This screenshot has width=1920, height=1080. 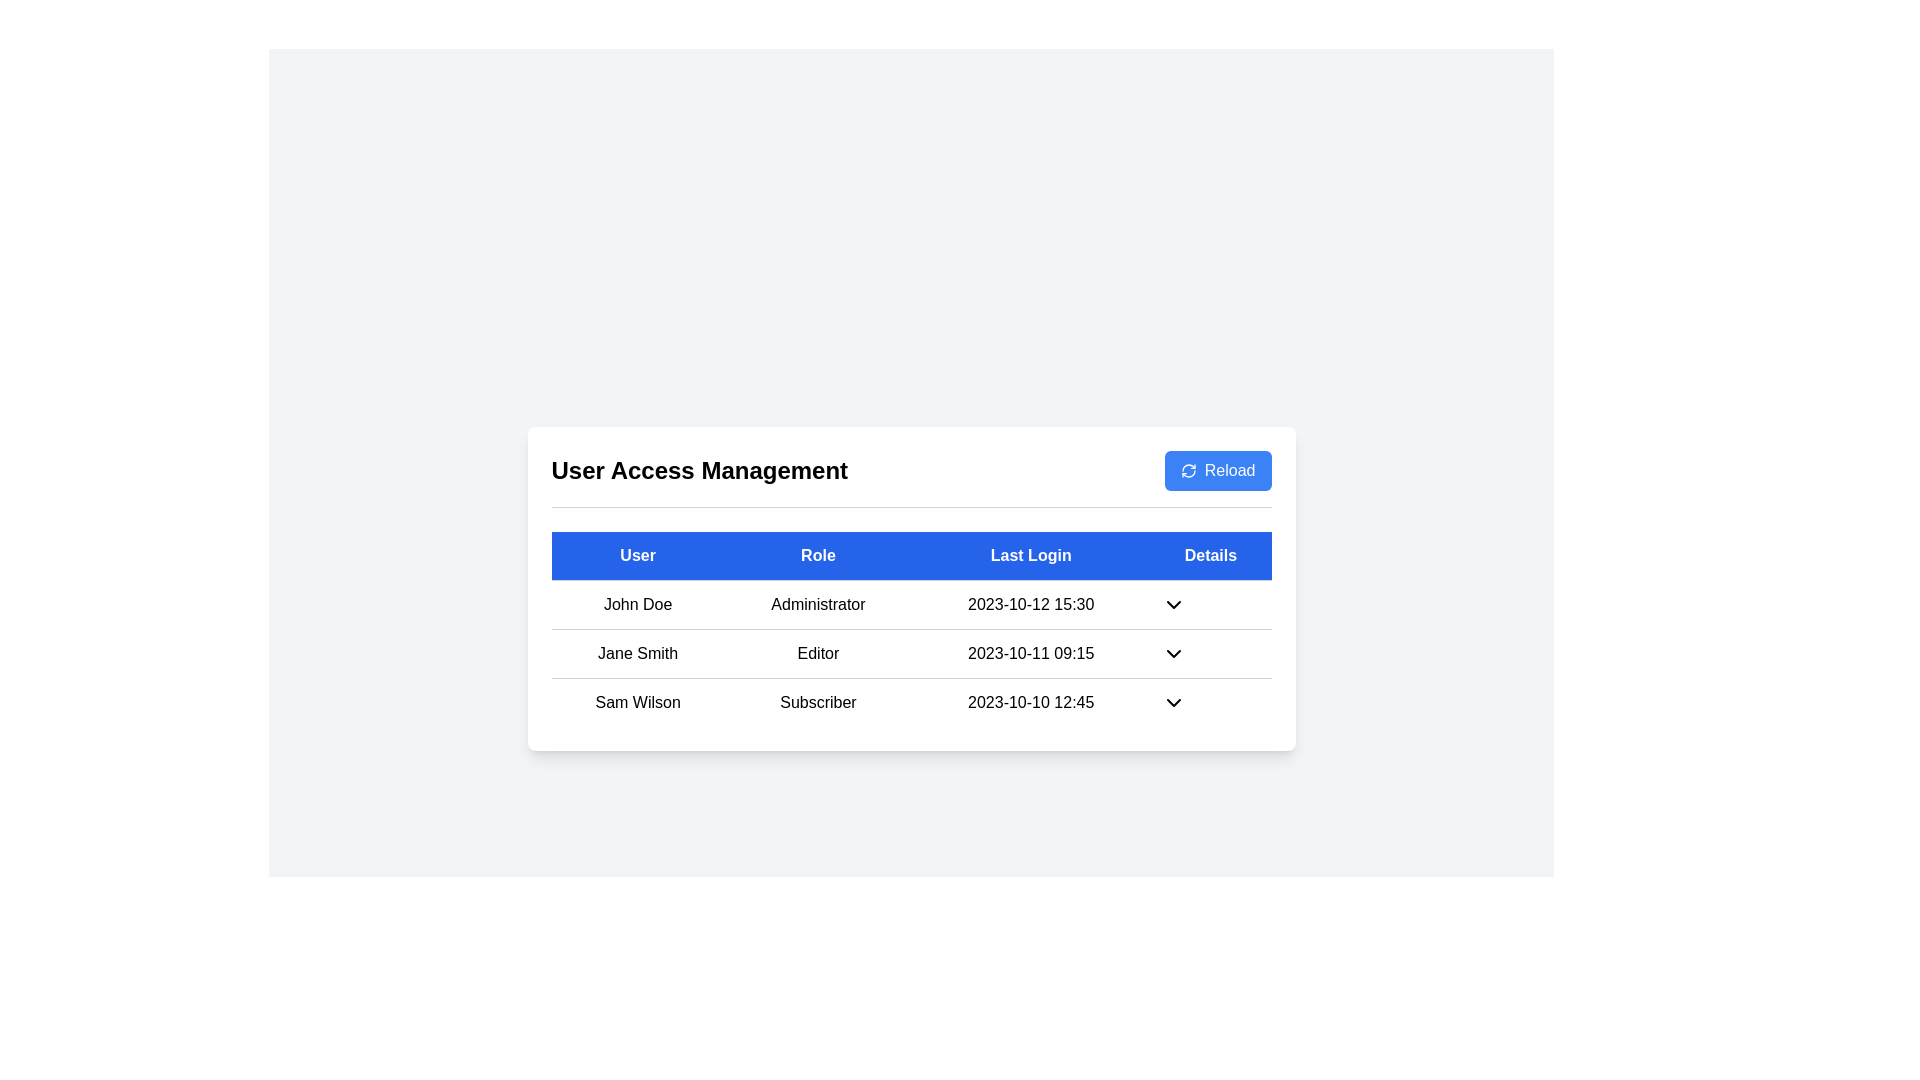 What do you see at coordinates (818, 654) in the screenshot?
I see `the static text indicating the role 'Editor' associated with the user 'Jane Smith', located under the header 'Role'` at bounding box center [818, 654].